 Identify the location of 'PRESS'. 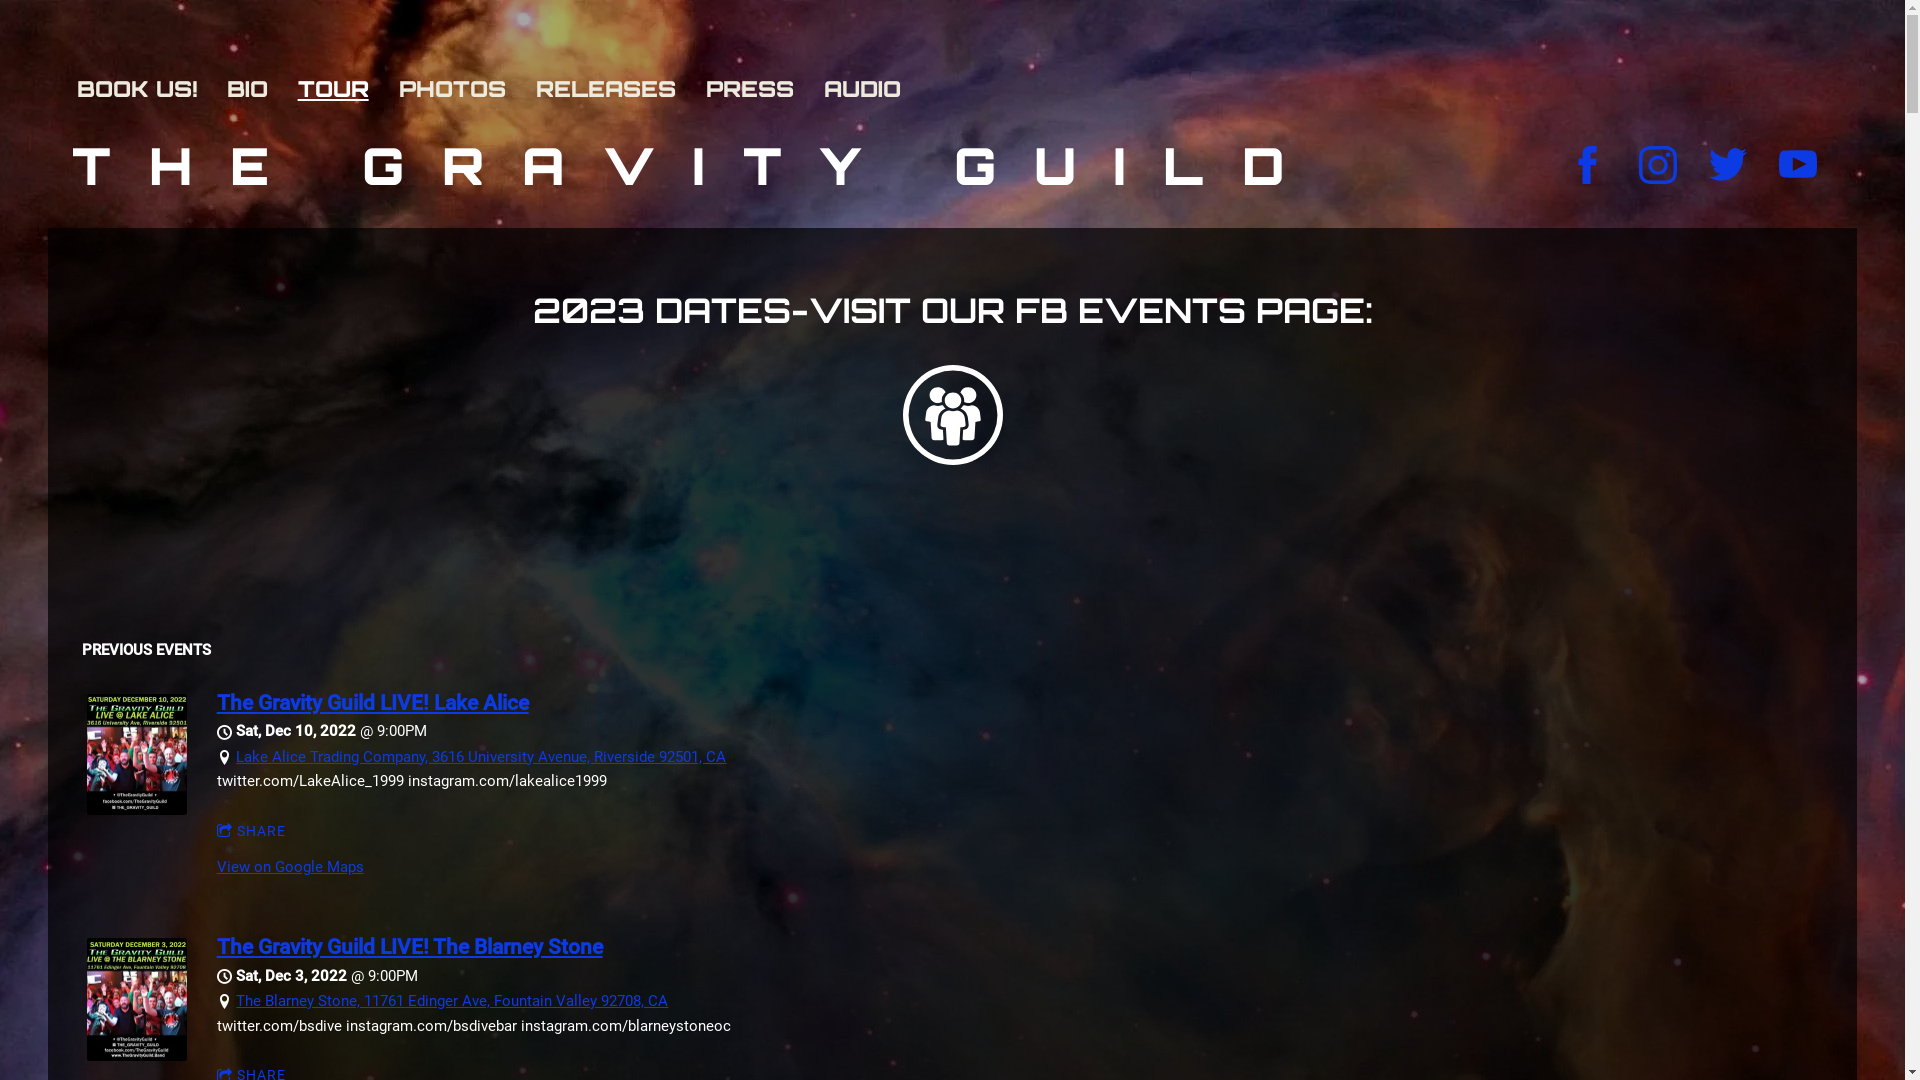
(758, 87).